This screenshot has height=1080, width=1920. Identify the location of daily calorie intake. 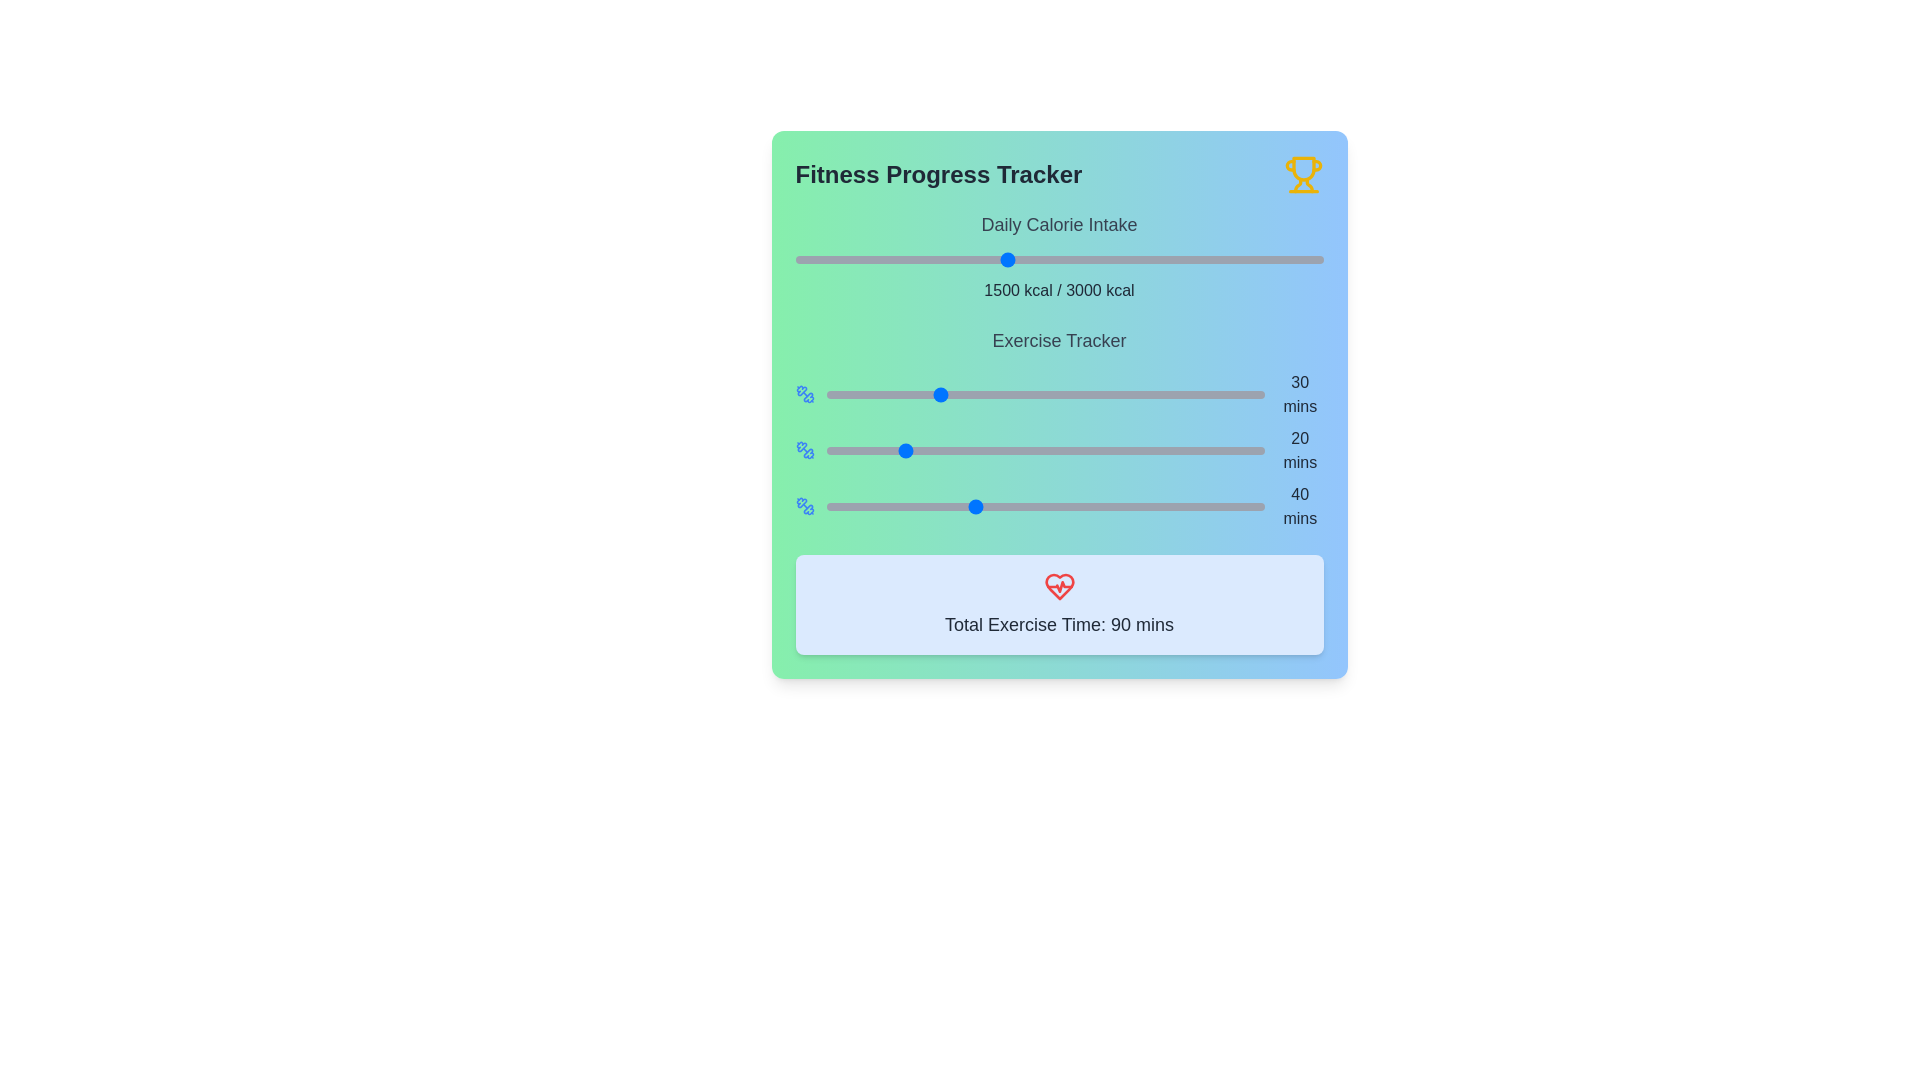
(1082, 258).